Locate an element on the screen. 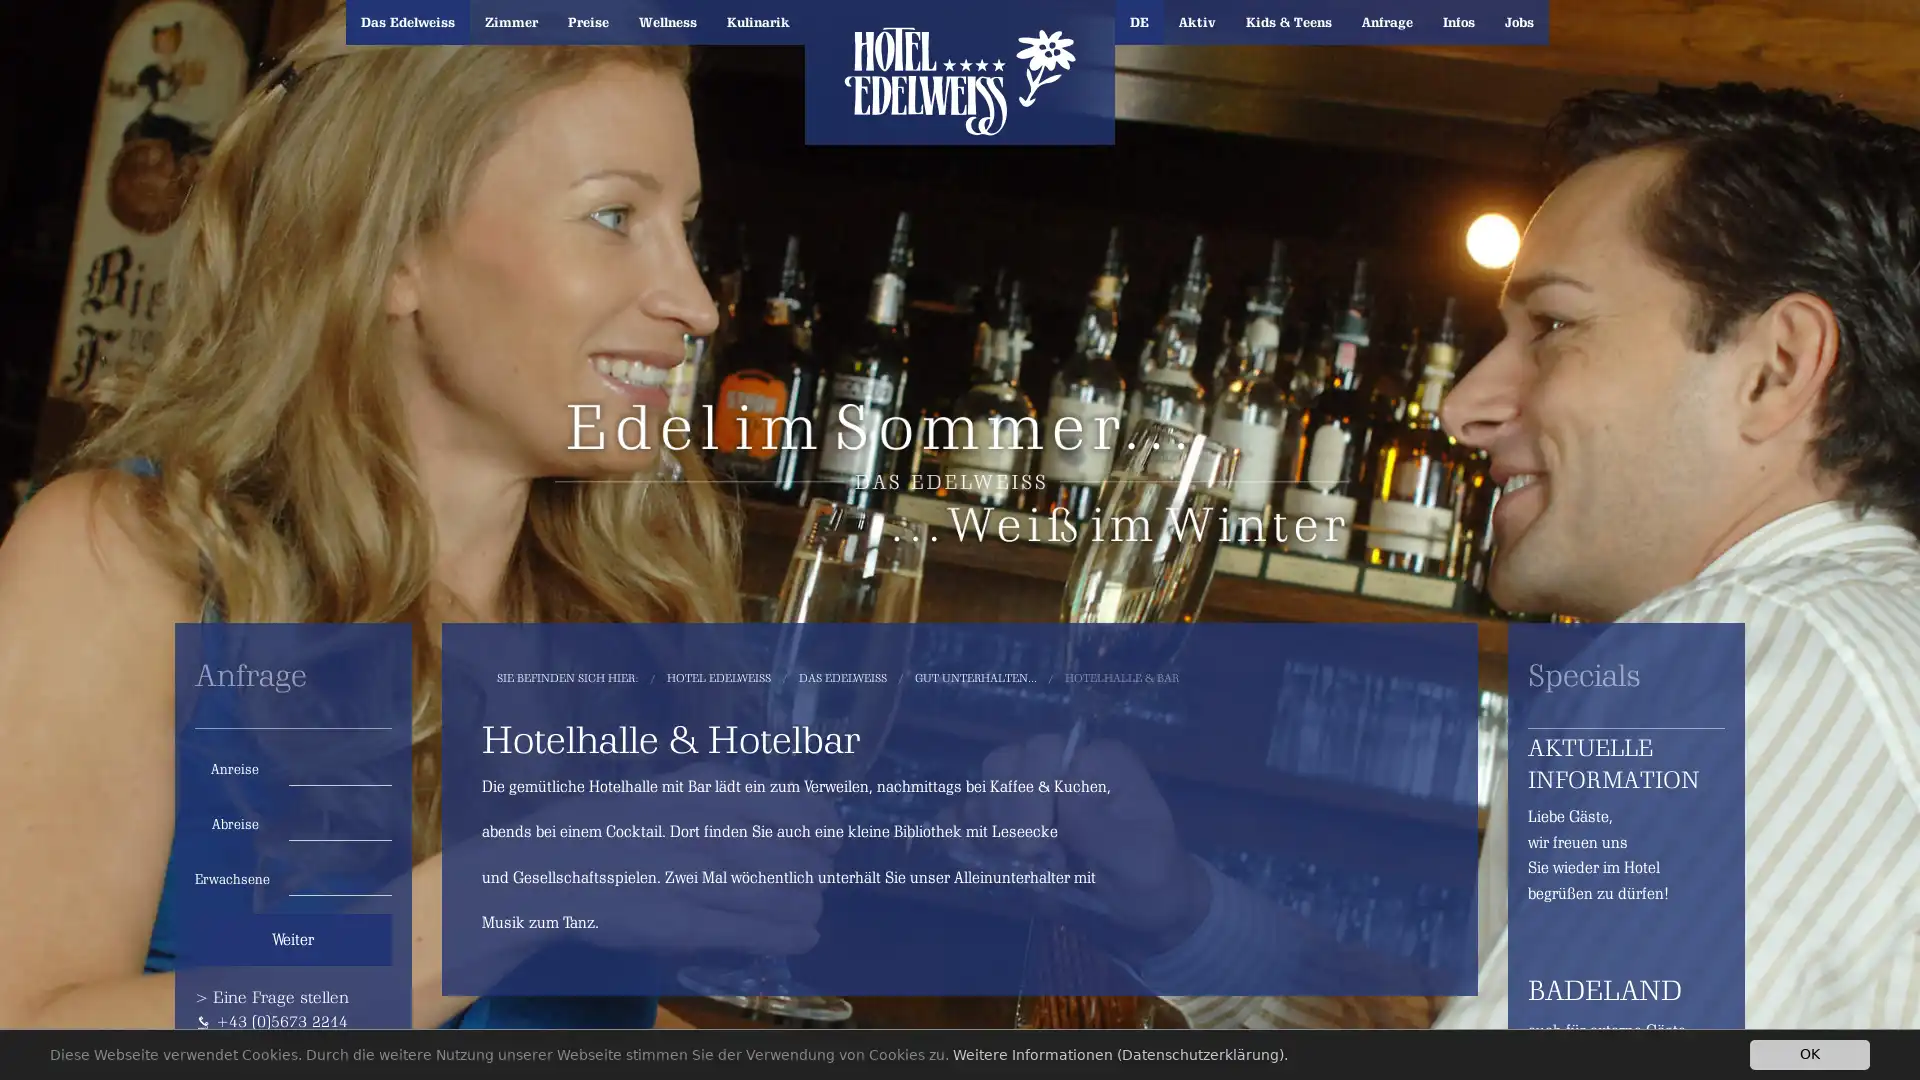 This screenshot has width=1920, height=1080. Weiter is located at coordinates (291, 938).